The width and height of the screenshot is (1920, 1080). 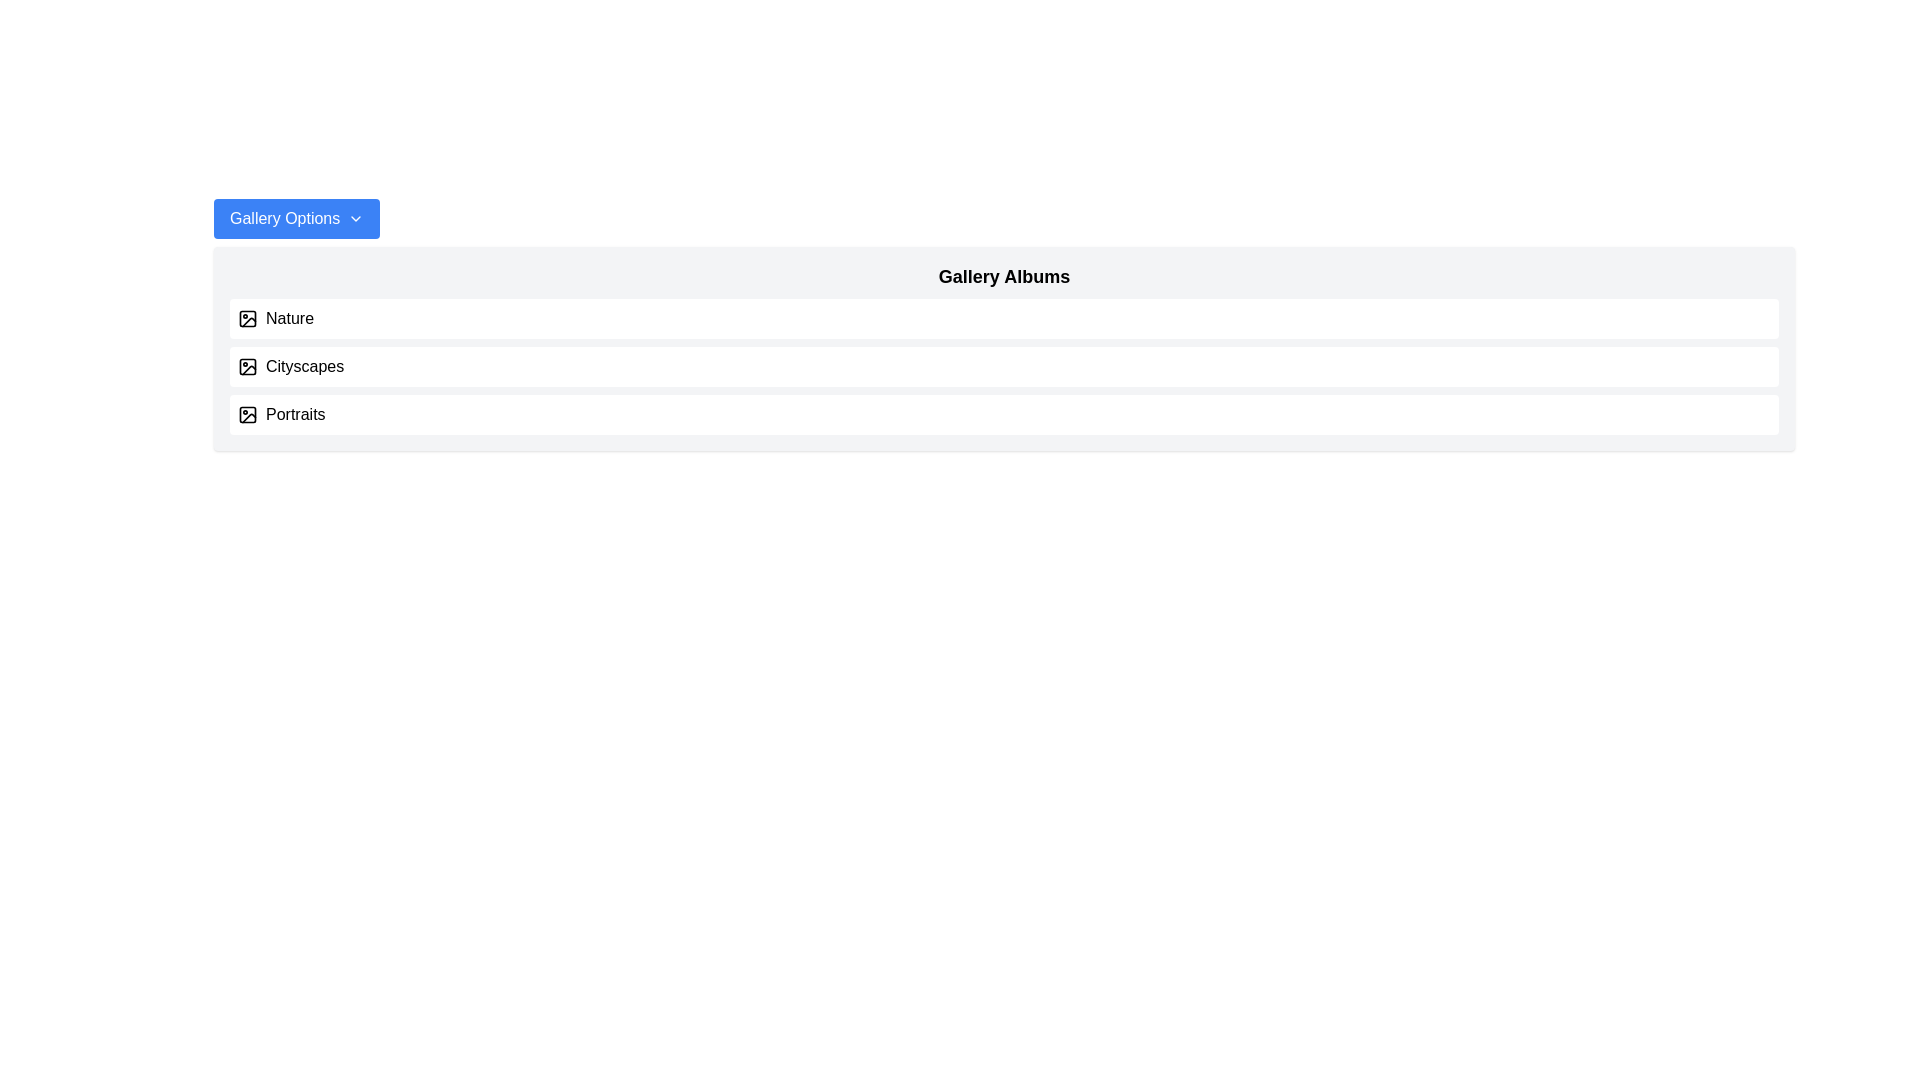 What do you see at coordinates (1004, 414) in the screenshot?
I see `the album Portraits from the list` at bounding box center [1004, 414].